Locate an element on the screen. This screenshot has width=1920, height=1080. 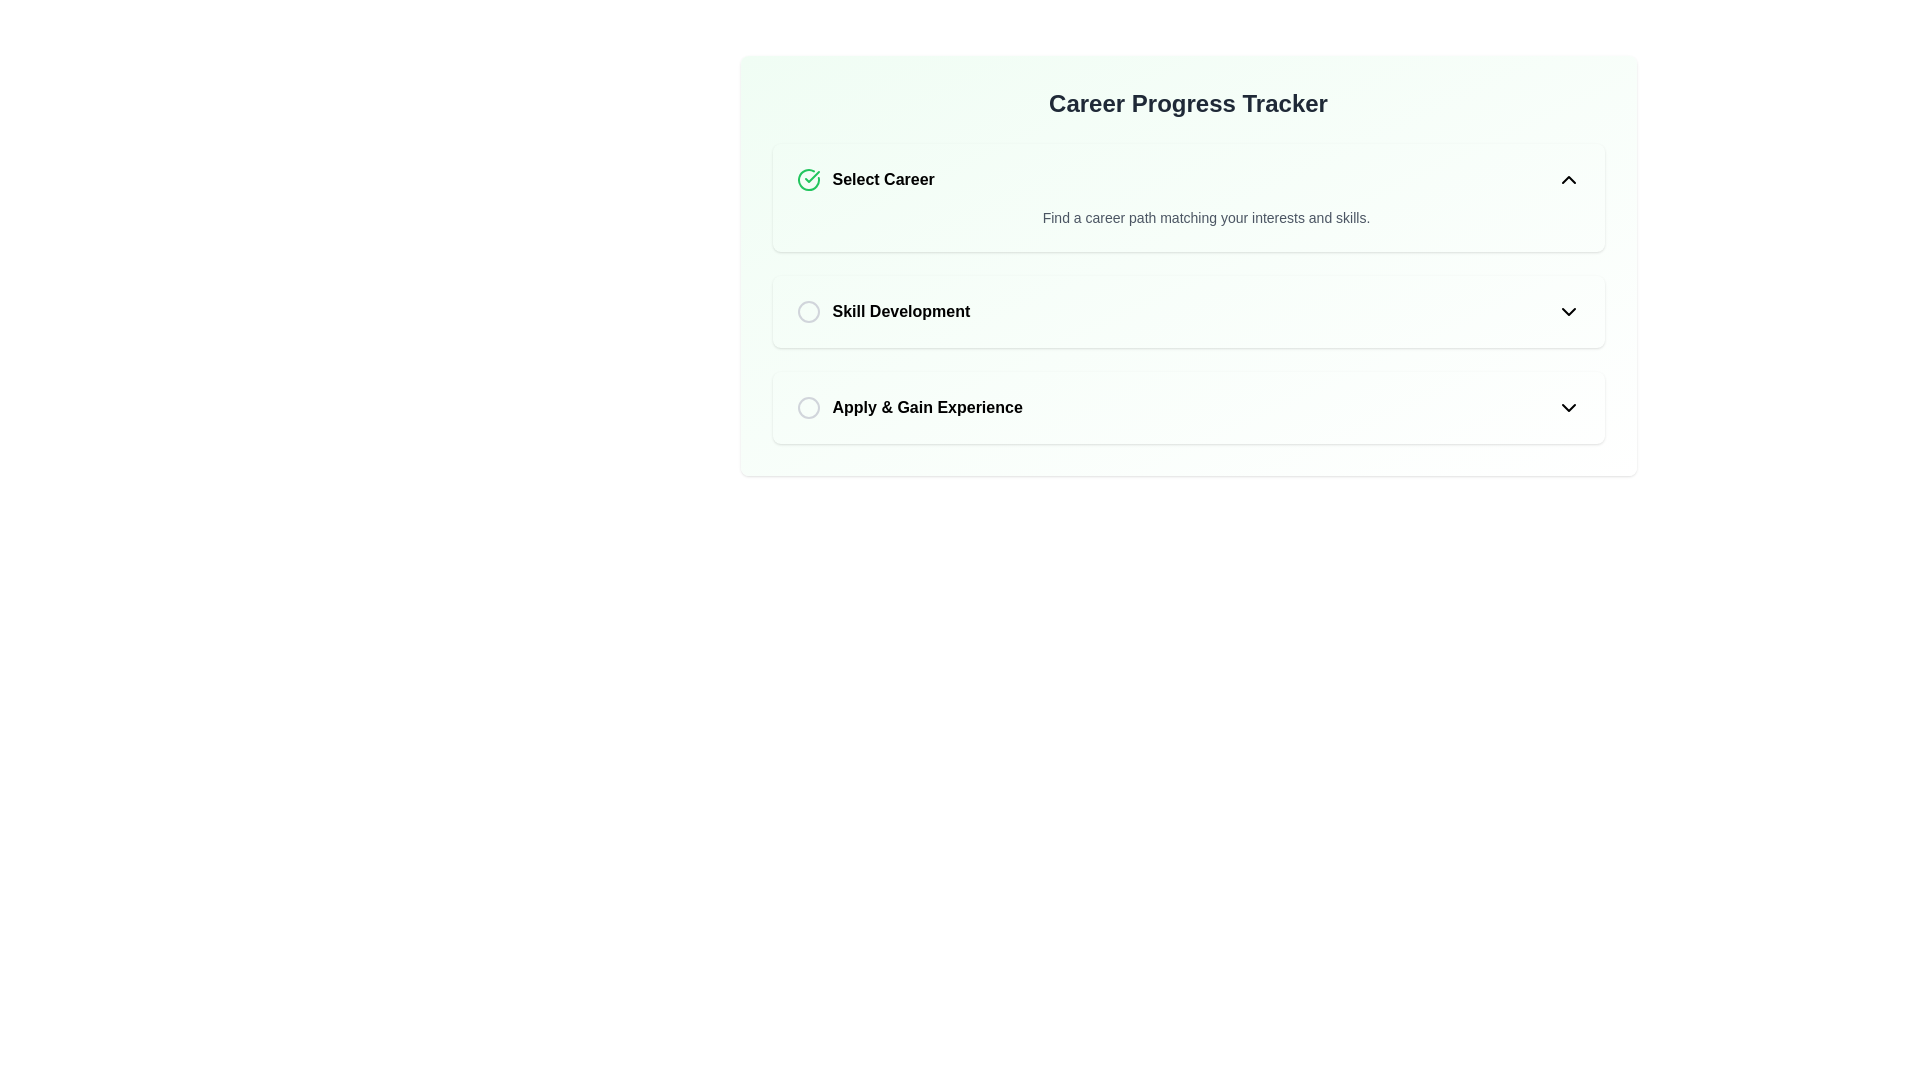
the downward-pointing chevron icon indicating the dropdown menu, located at the far right of the 'Apply & Gain Experience' row is located at coordinates (1567, 407).